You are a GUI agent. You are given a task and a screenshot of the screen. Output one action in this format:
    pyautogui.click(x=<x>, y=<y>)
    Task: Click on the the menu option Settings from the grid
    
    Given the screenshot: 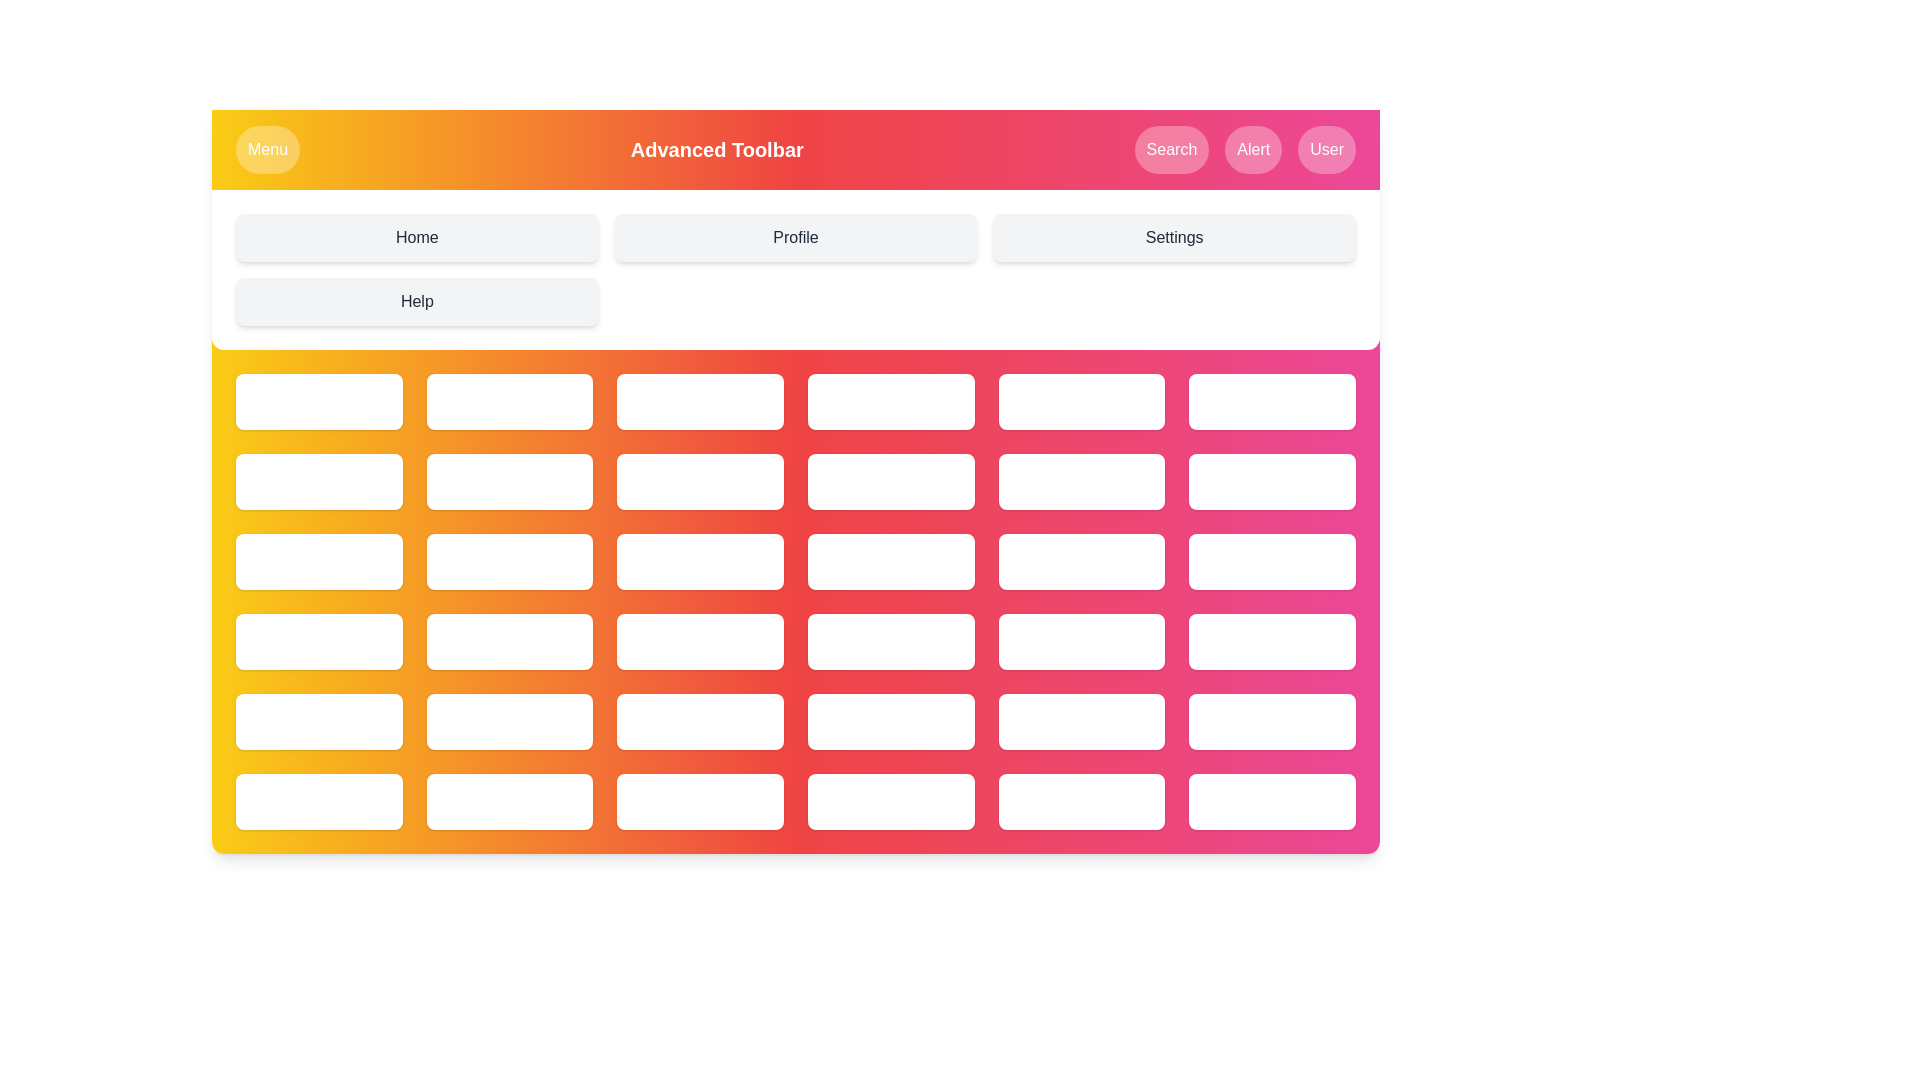 What is the action you would take?
    pyautogui.click(x=1174, y=237)
    